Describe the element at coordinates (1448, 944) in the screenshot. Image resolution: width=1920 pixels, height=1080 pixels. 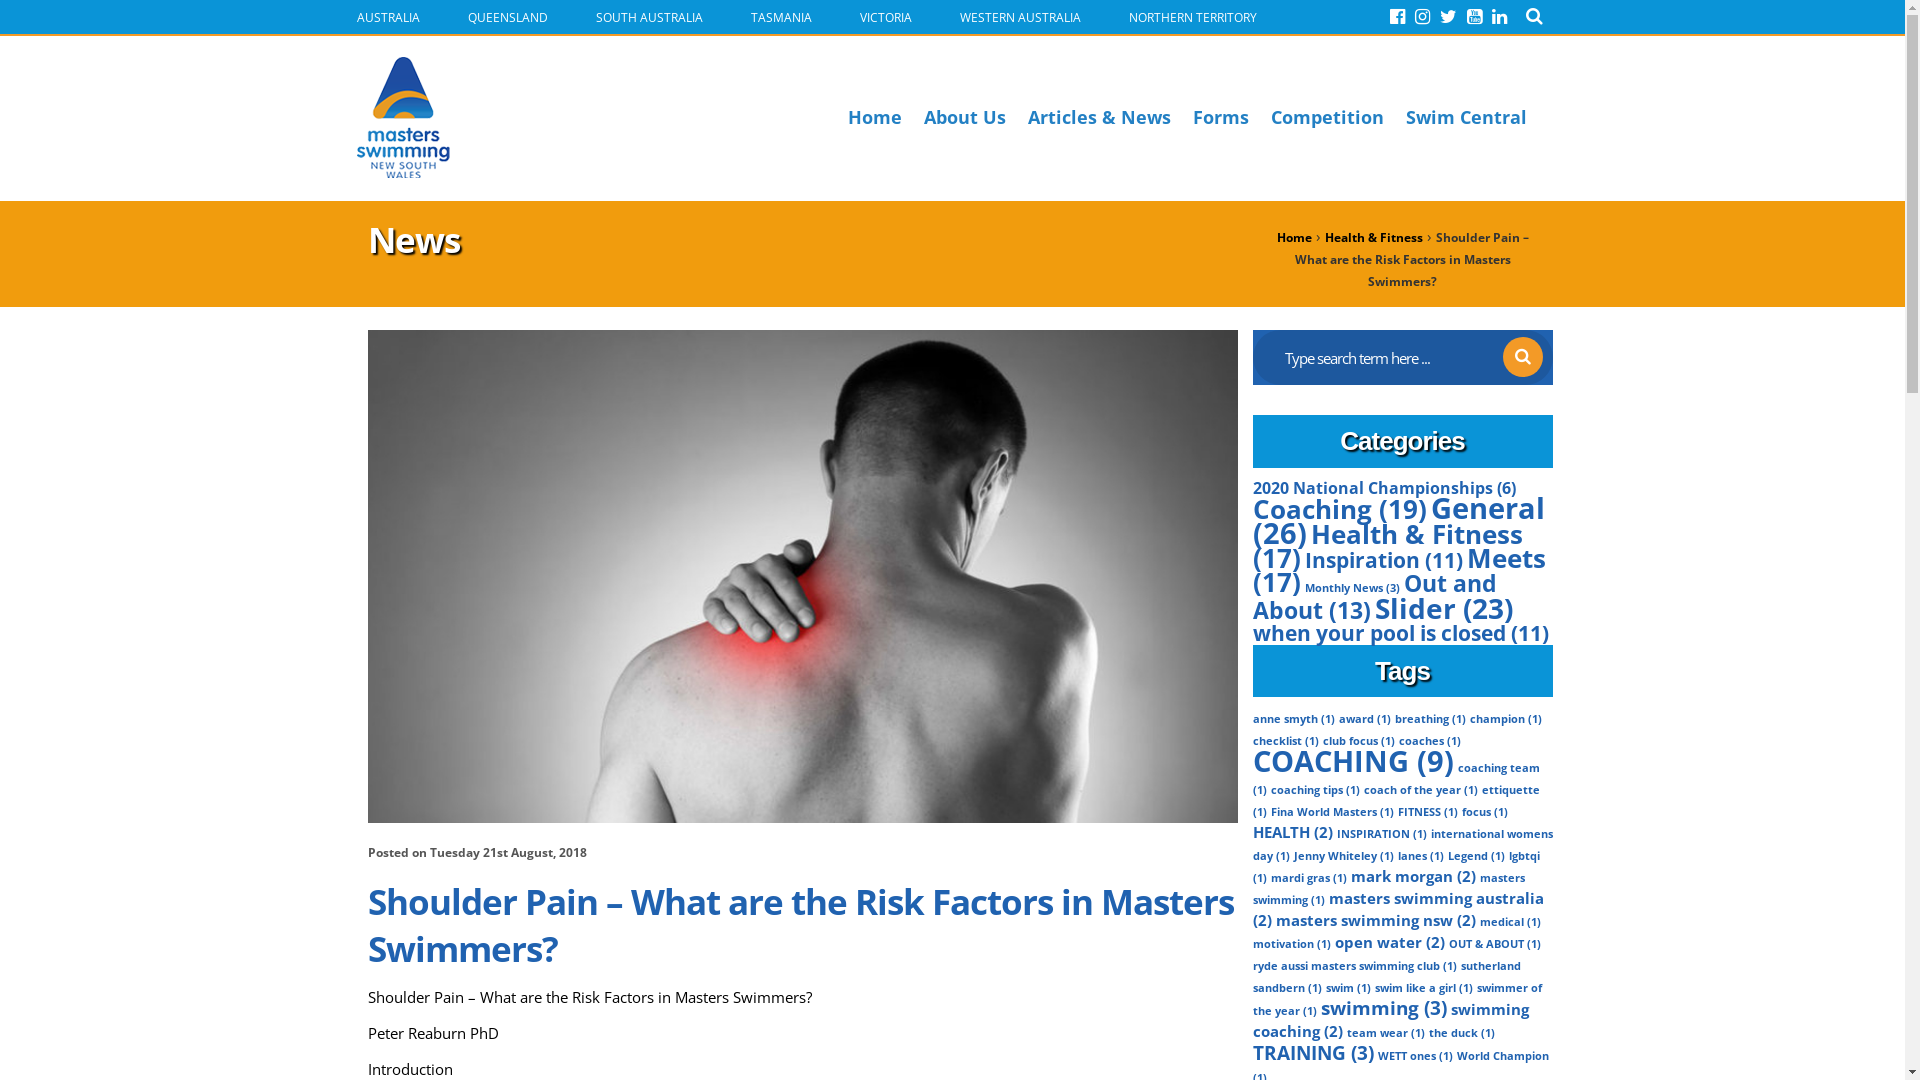
I see `'OUT & ABOUT (1)'` at that location.